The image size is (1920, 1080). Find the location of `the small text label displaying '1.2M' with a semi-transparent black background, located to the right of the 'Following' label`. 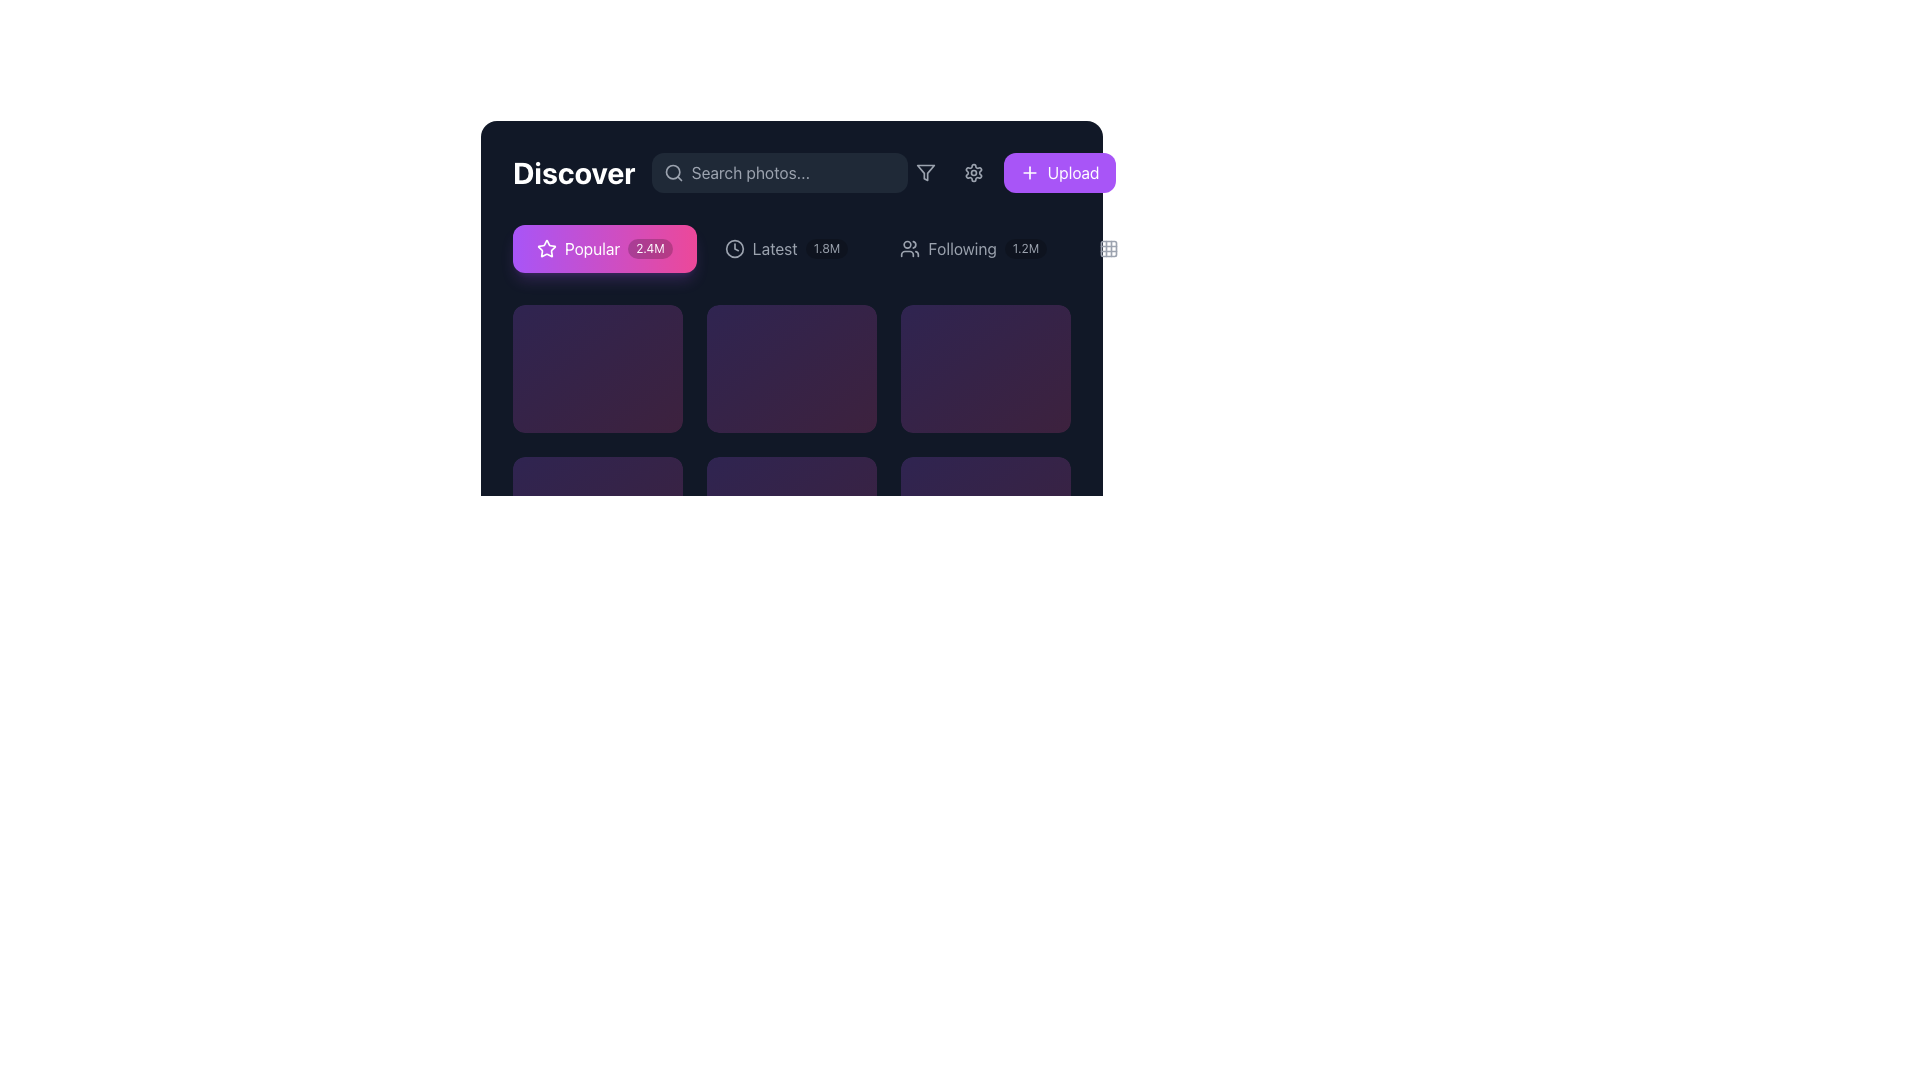

the small text label displaying '1.2M' with a semi-transparent black background, located to the right of the 'Following' label is located at coordinates (1026, 248).